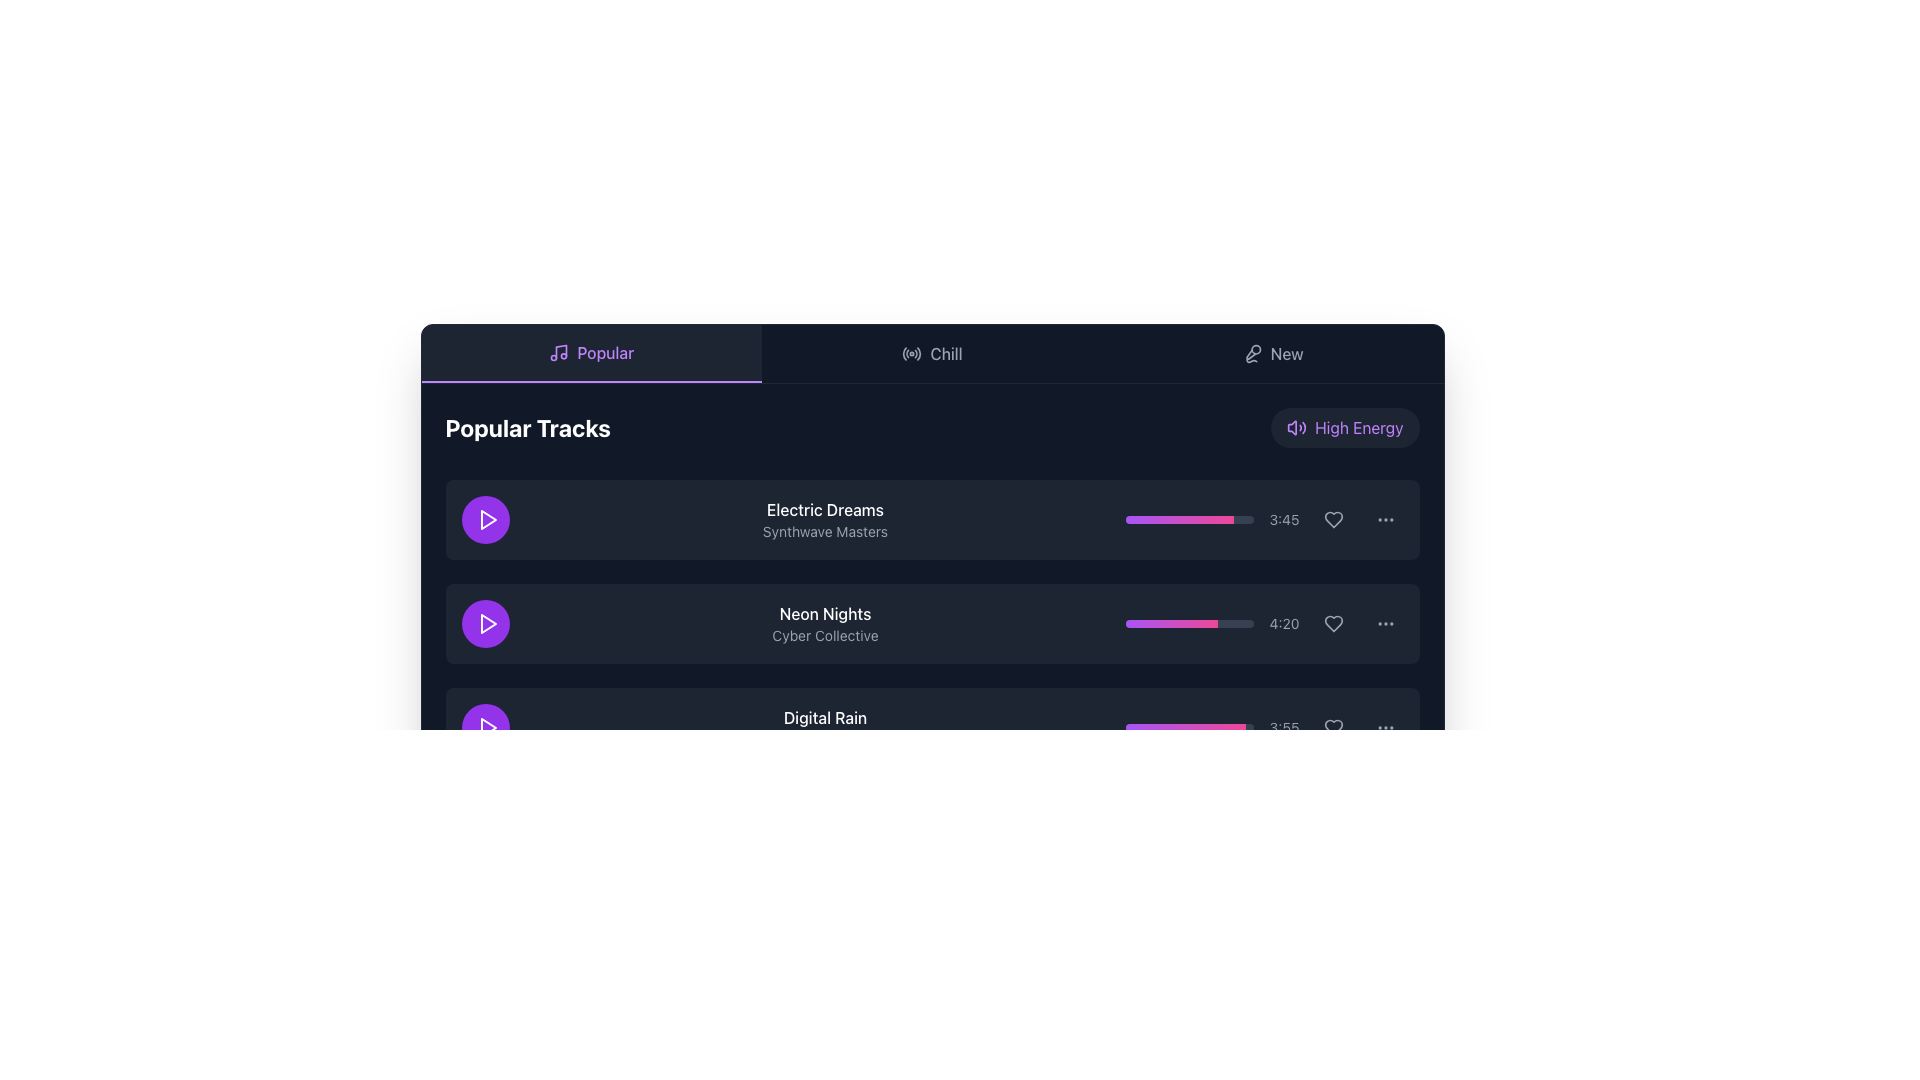 The image size is (1920, 1080). Describe the element at coordinates (1384, 623) in the screenshot. I see `the ellipsis icon consisting of three small circular dots arranged horizontally, located to the far right of the 'Neon Nights' track` at that location.